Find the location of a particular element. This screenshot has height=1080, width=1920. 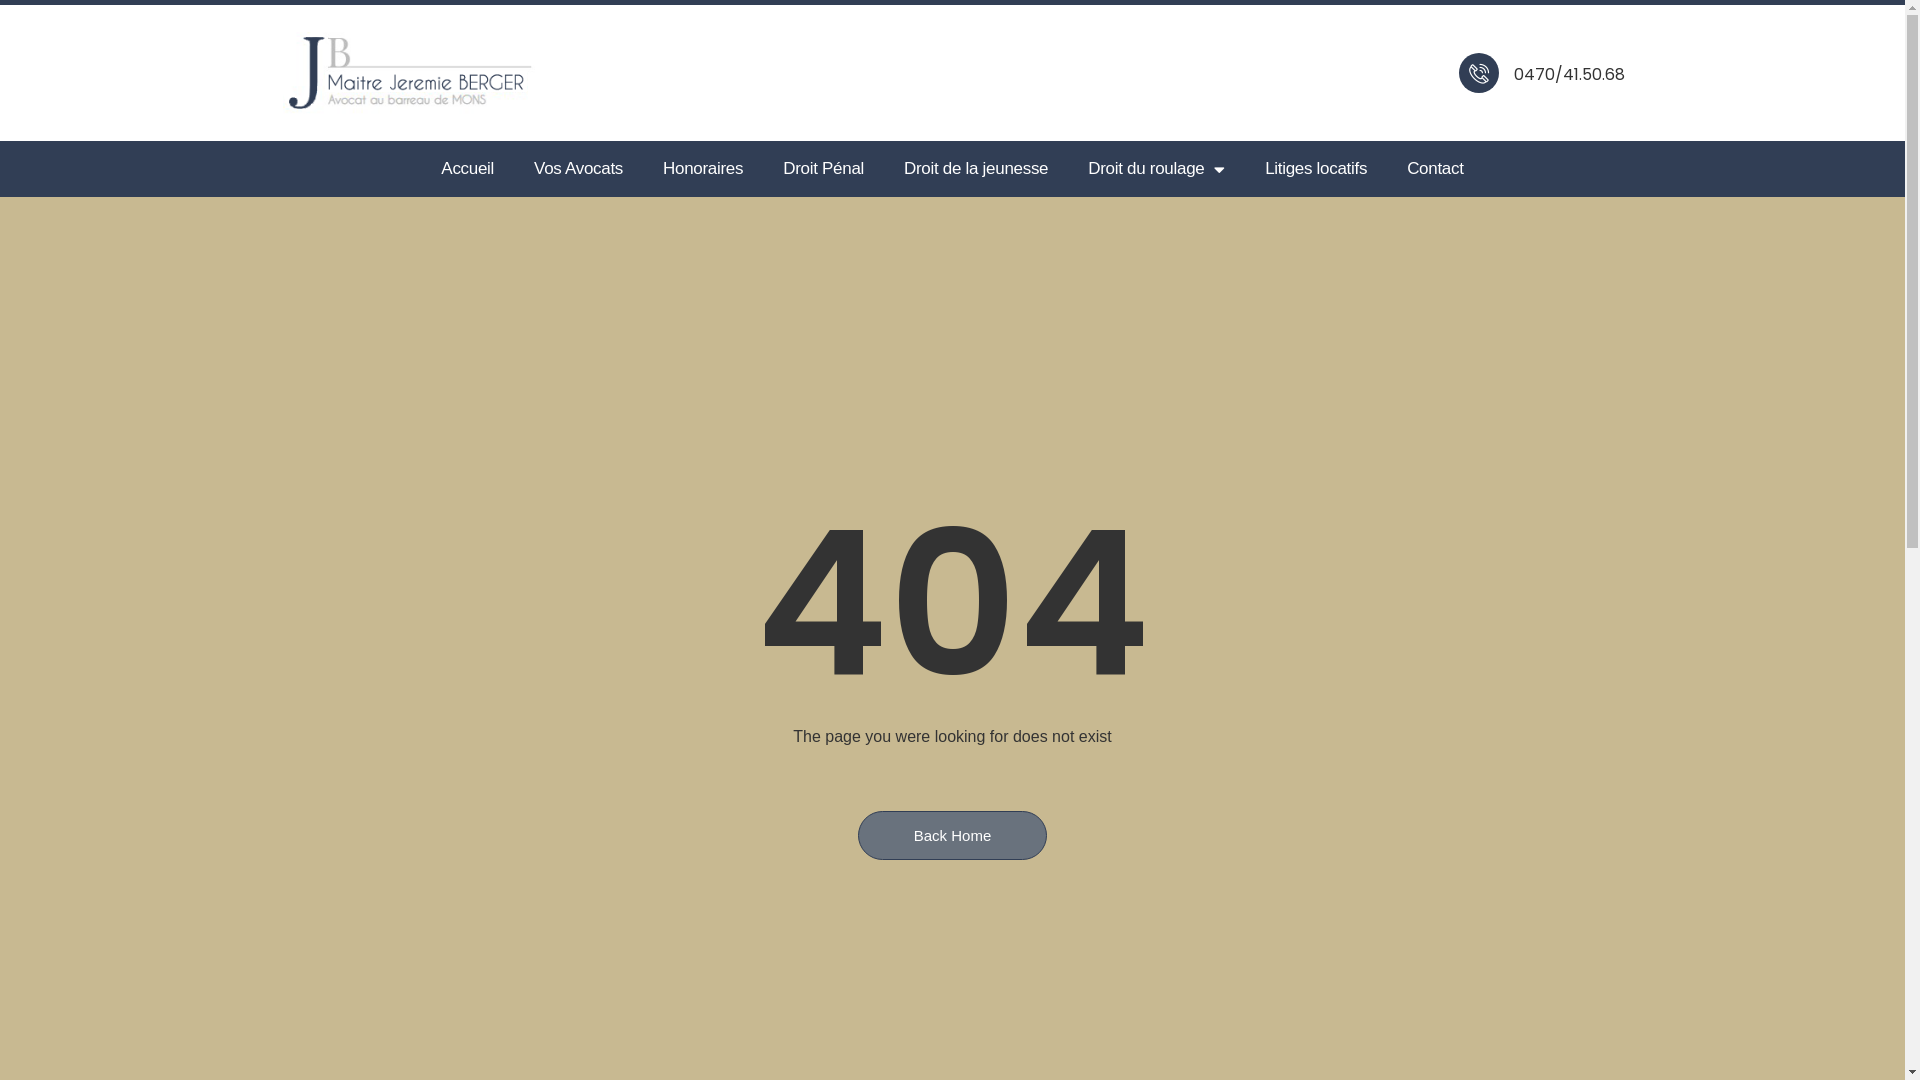

'Back Home' is located at coordinates (952, 835).